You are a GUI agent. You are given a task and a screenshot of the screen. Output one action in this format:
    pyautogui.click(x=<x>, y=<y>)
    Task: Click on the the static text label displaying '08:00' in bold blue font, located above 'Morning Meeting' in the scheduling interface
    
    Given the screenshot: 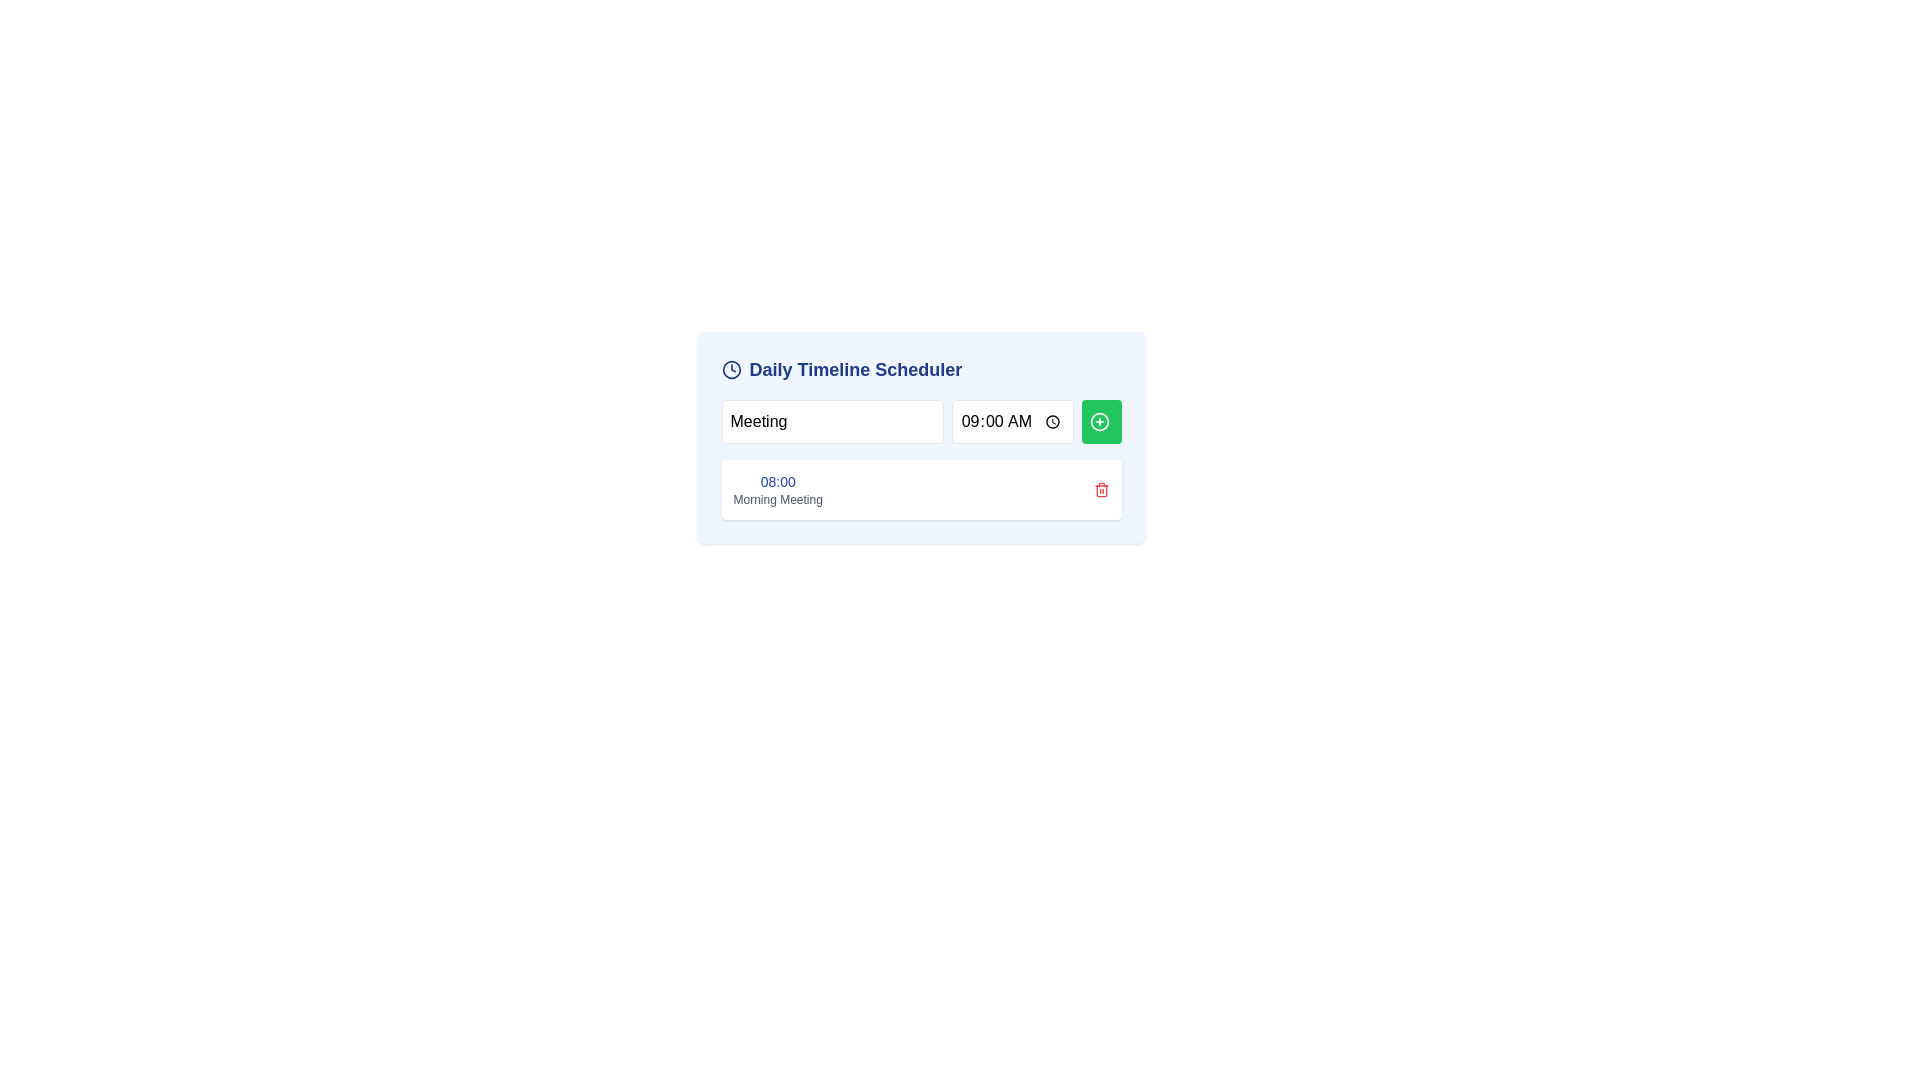 What is the action you would take?
    pyautogui.click(x=777, y=482)
    